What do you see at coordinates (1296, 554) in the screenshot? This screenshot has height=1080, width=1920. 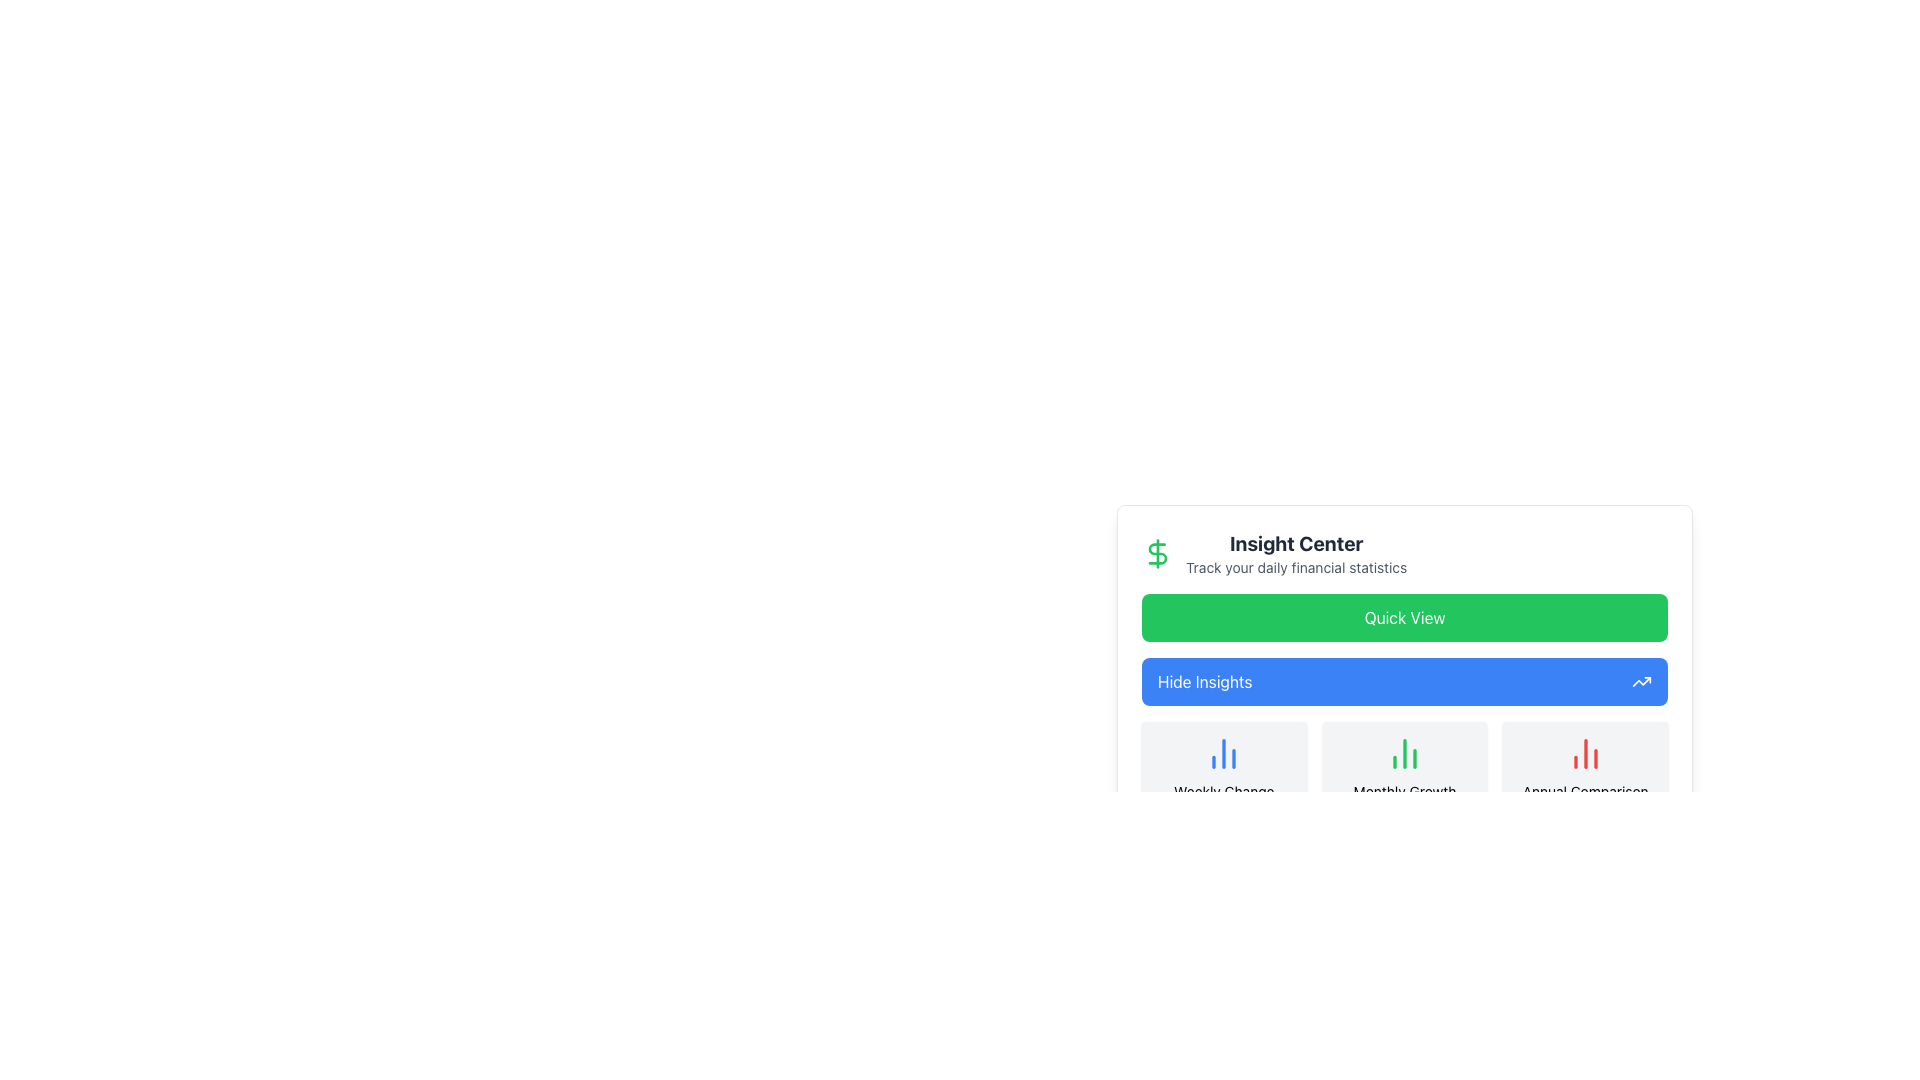 I see `the Text Display that serves as a descriptive title and subtitle for the 'Insight Center' feature, located above the 'Quick View' button and below the dollar sign icon` at bounding box center [1296, 554].